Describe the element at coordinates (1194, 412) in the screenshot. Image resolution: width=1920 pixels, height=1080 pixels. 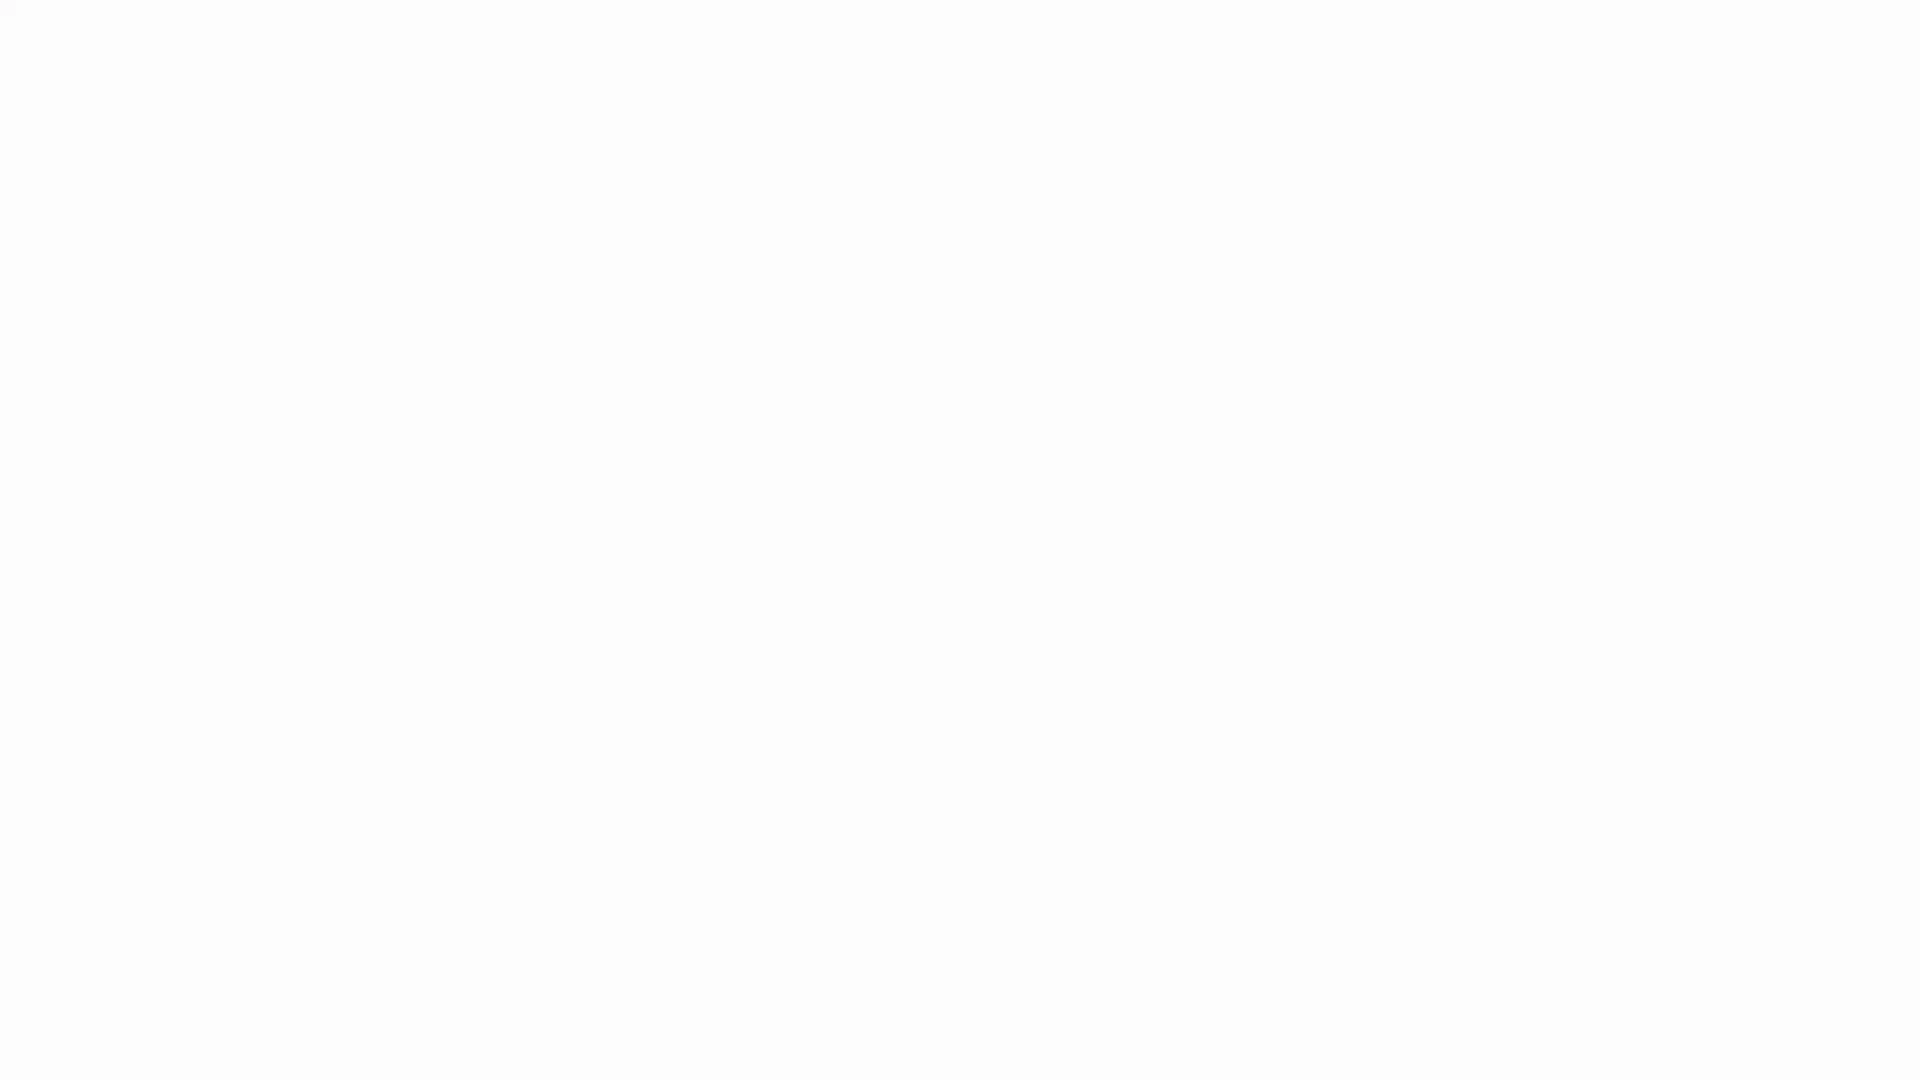
I see `Continue with Apple` at that location.